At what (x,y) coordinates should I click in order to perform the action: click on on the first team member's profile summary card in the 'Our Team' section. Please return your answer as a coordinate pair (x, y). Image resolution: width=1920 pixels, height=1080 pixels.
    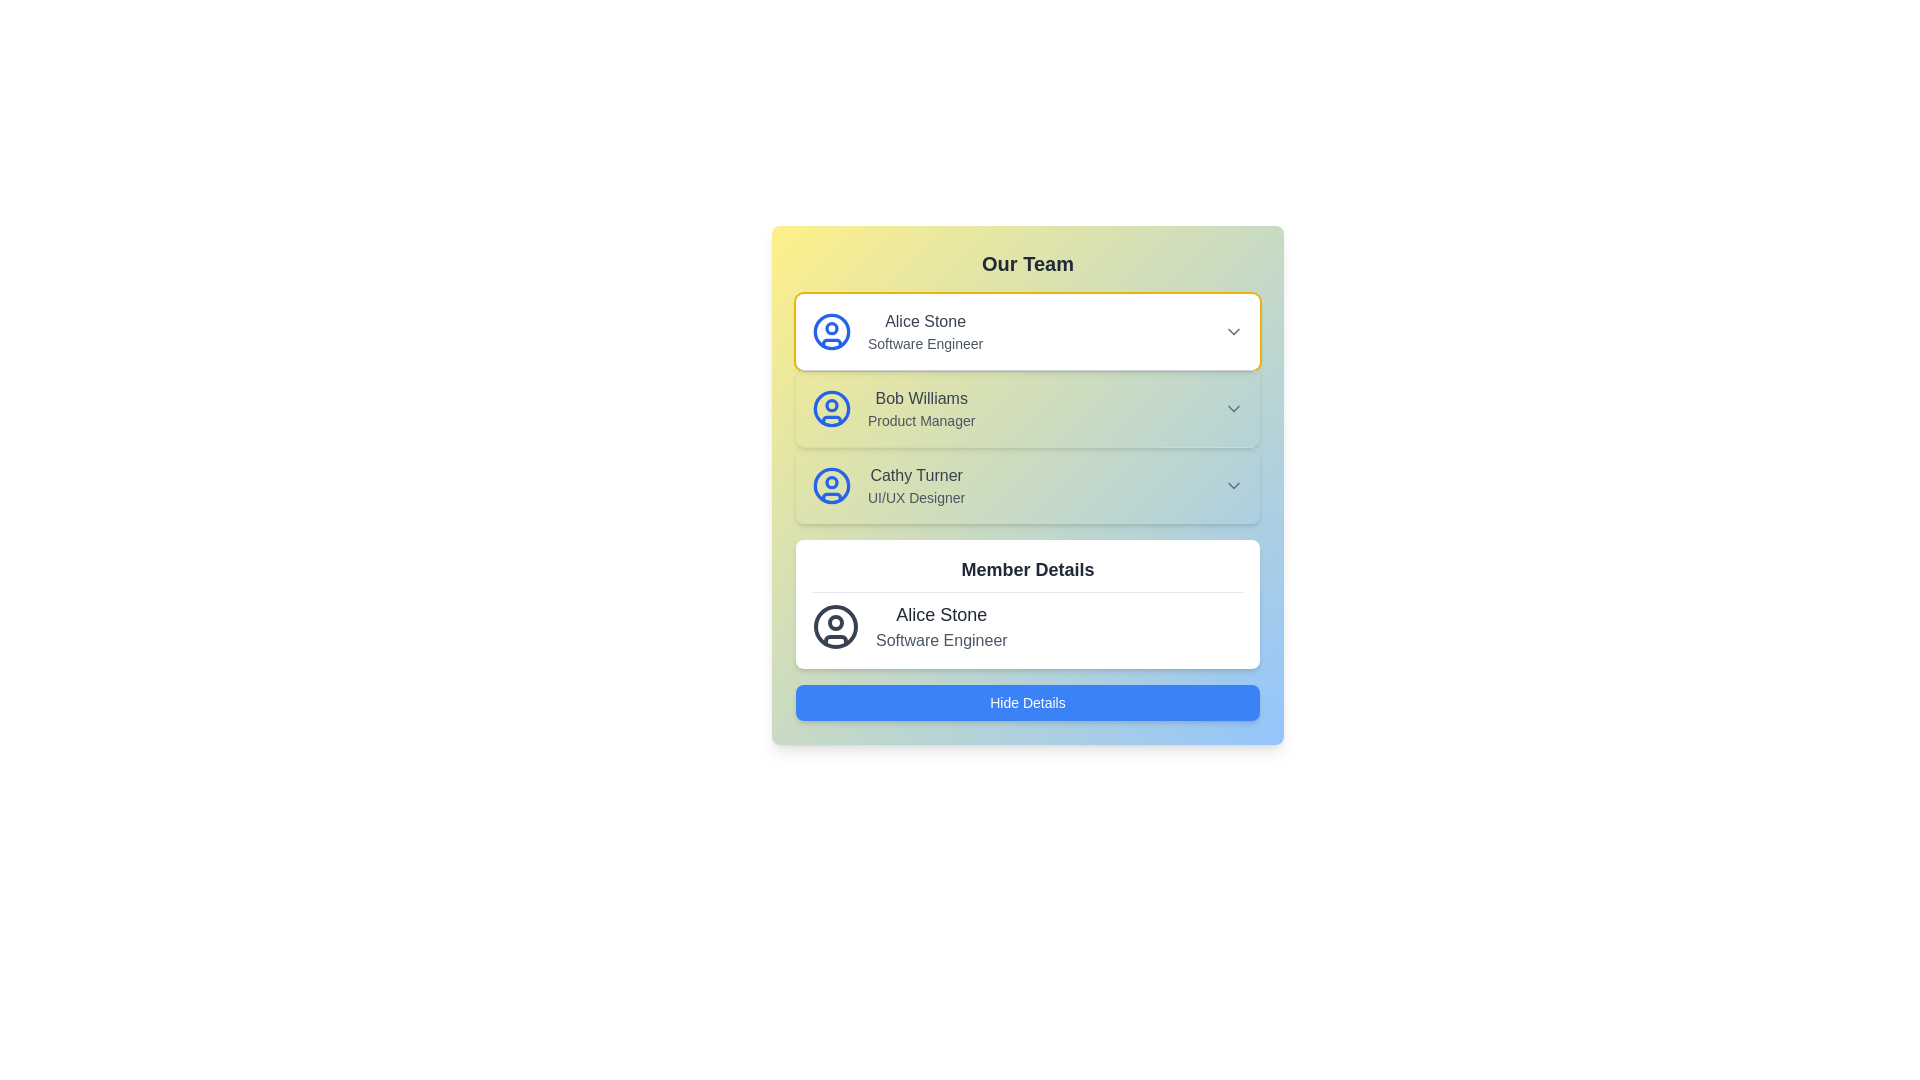
    Looking at the image, I should click on (1027, 330).